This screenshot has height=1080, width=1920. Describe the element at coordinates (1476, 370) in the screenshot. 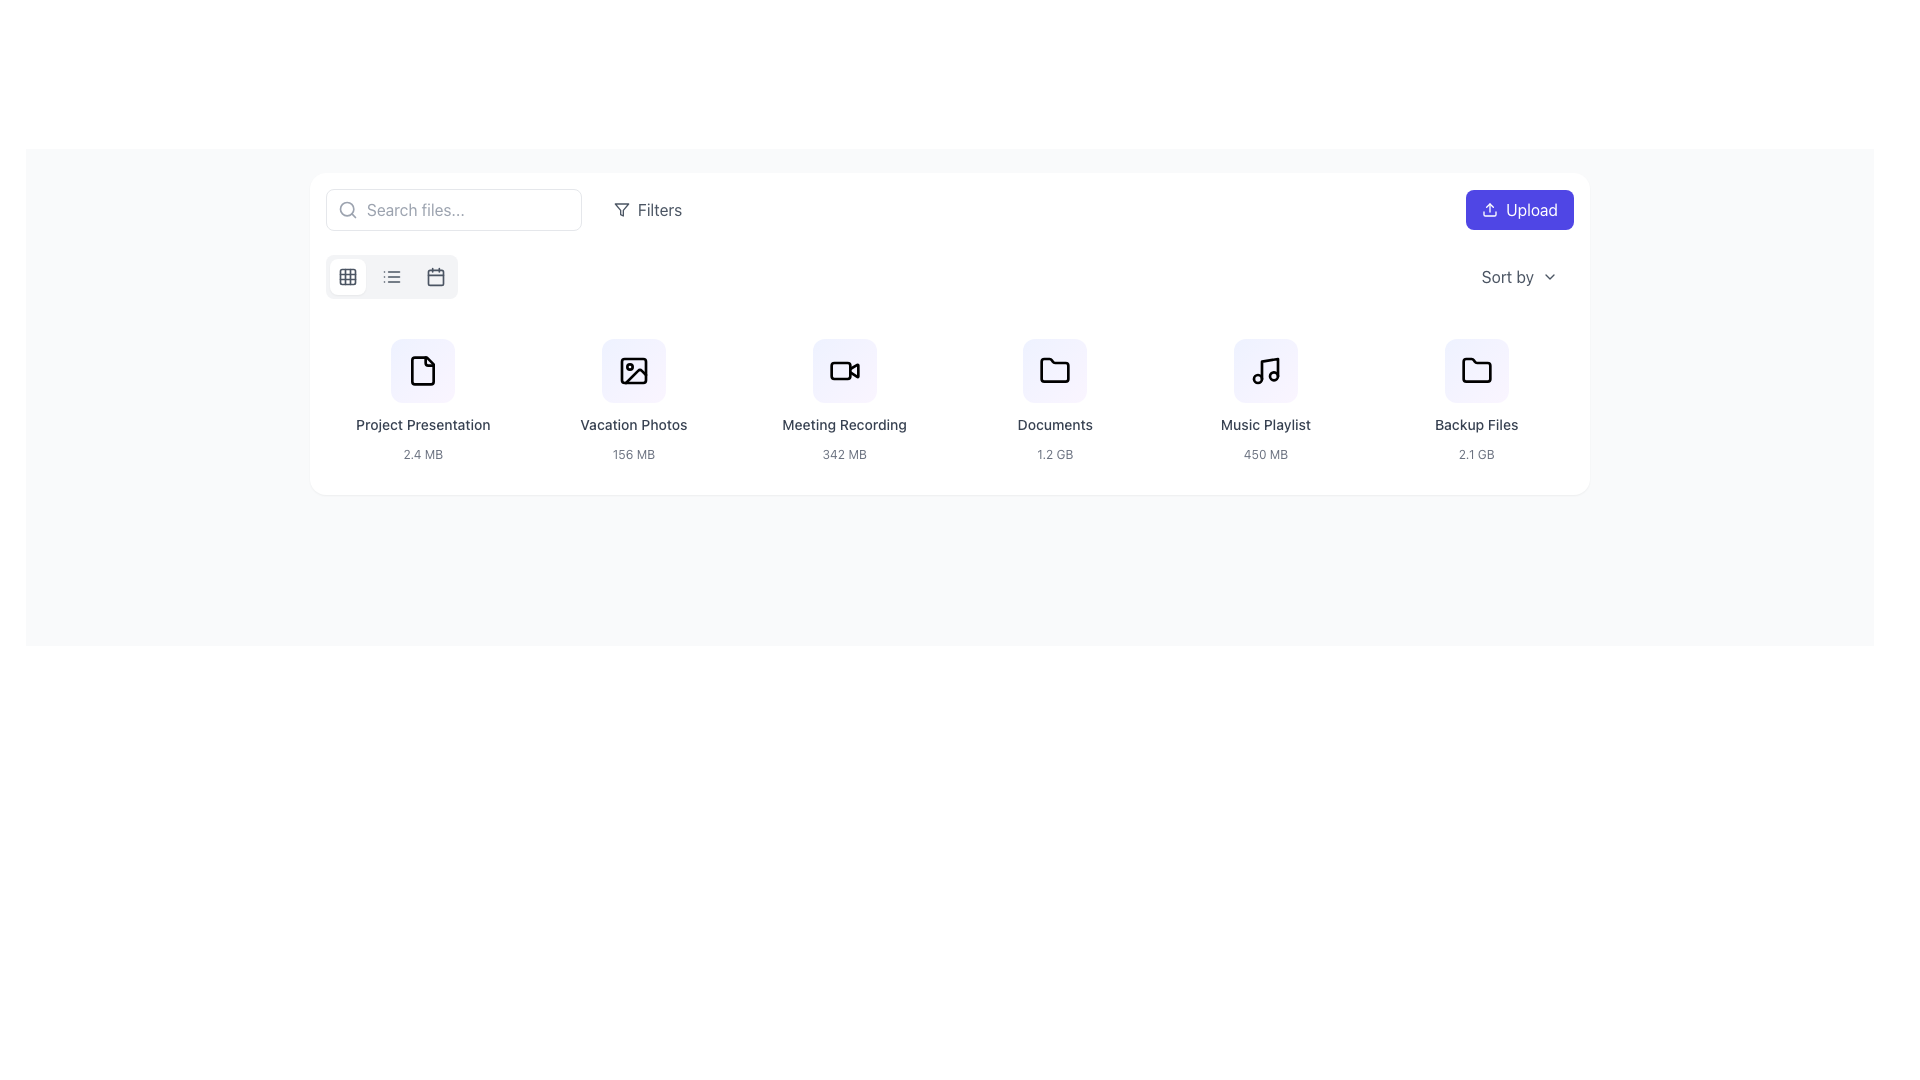

I see `the folder icon located at the bottom right of the grid section, directly beneath the 'Backup Files' text` at that location.